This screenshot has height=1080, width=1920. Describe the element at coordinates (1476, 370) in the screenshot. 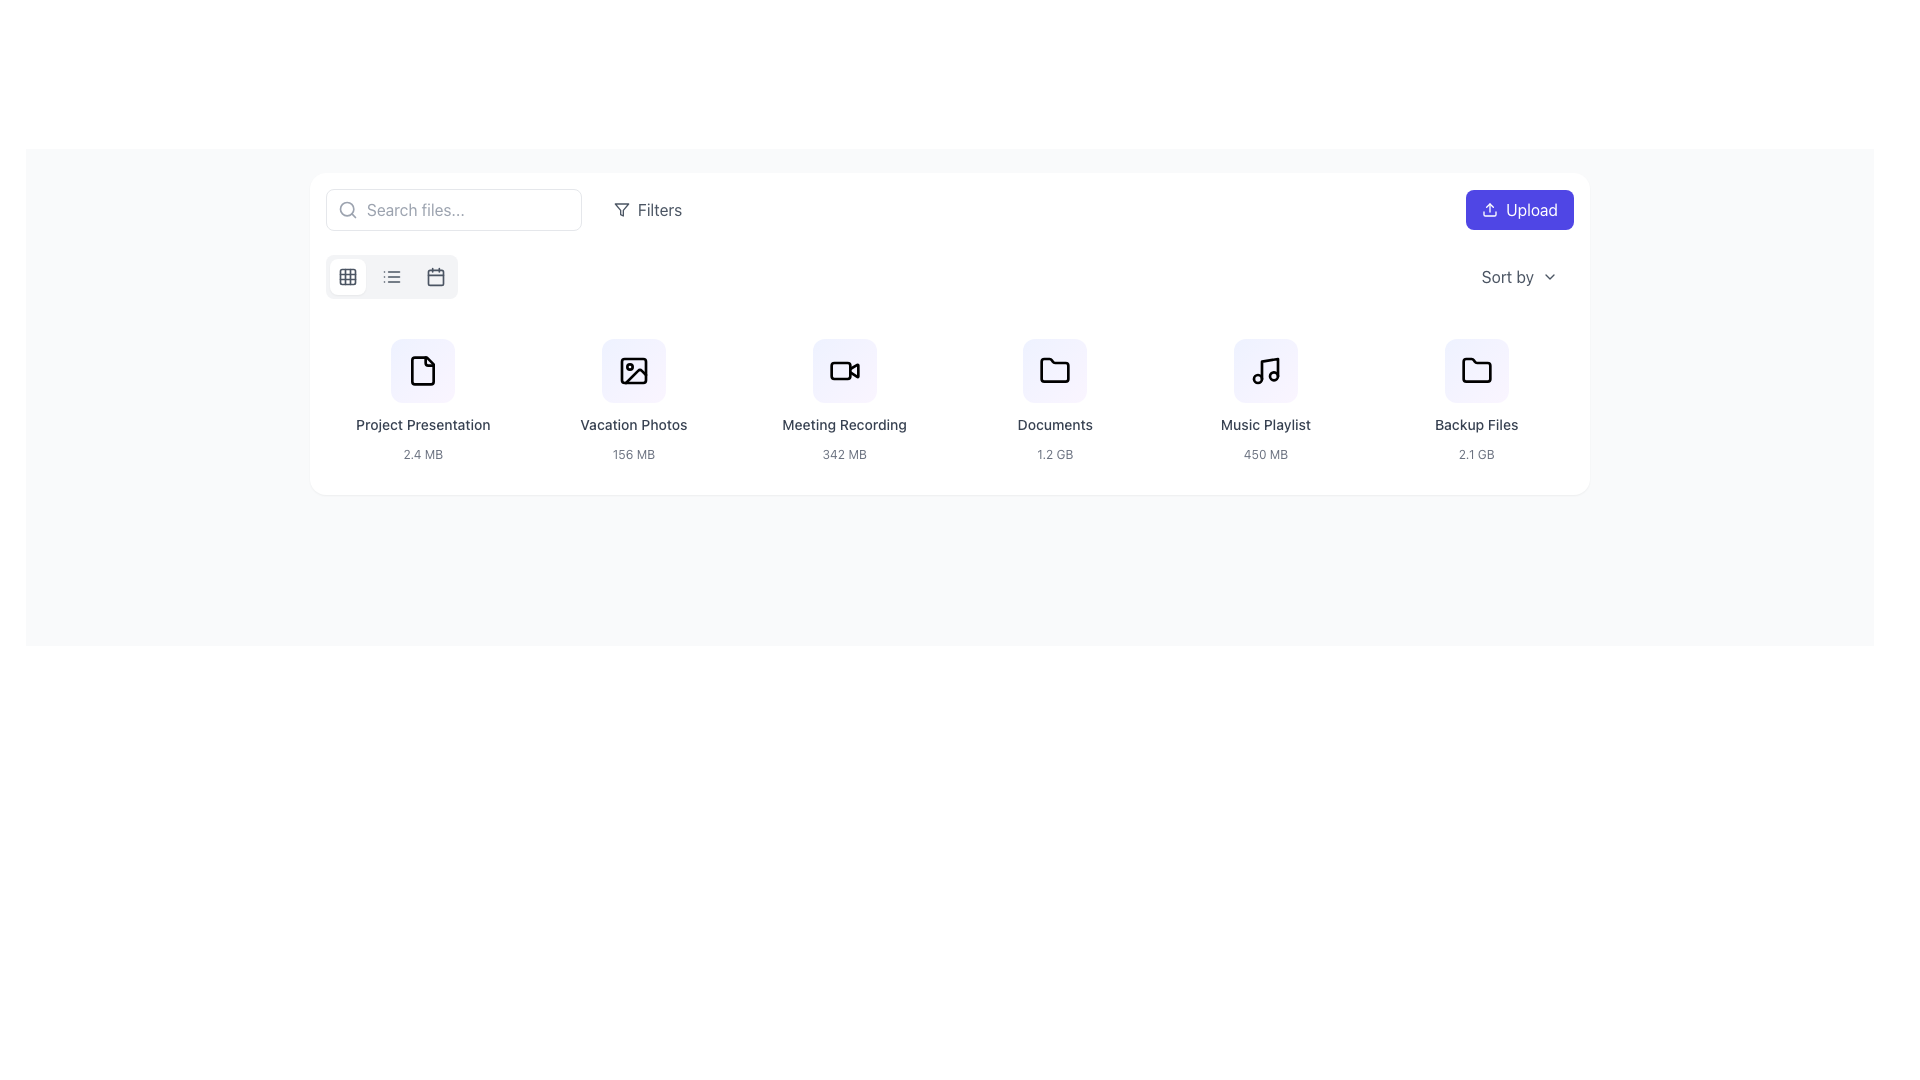

I see `the folder icon located at the bottom right of the grid section, directly beneath the 'Backup Files' text` at that location.